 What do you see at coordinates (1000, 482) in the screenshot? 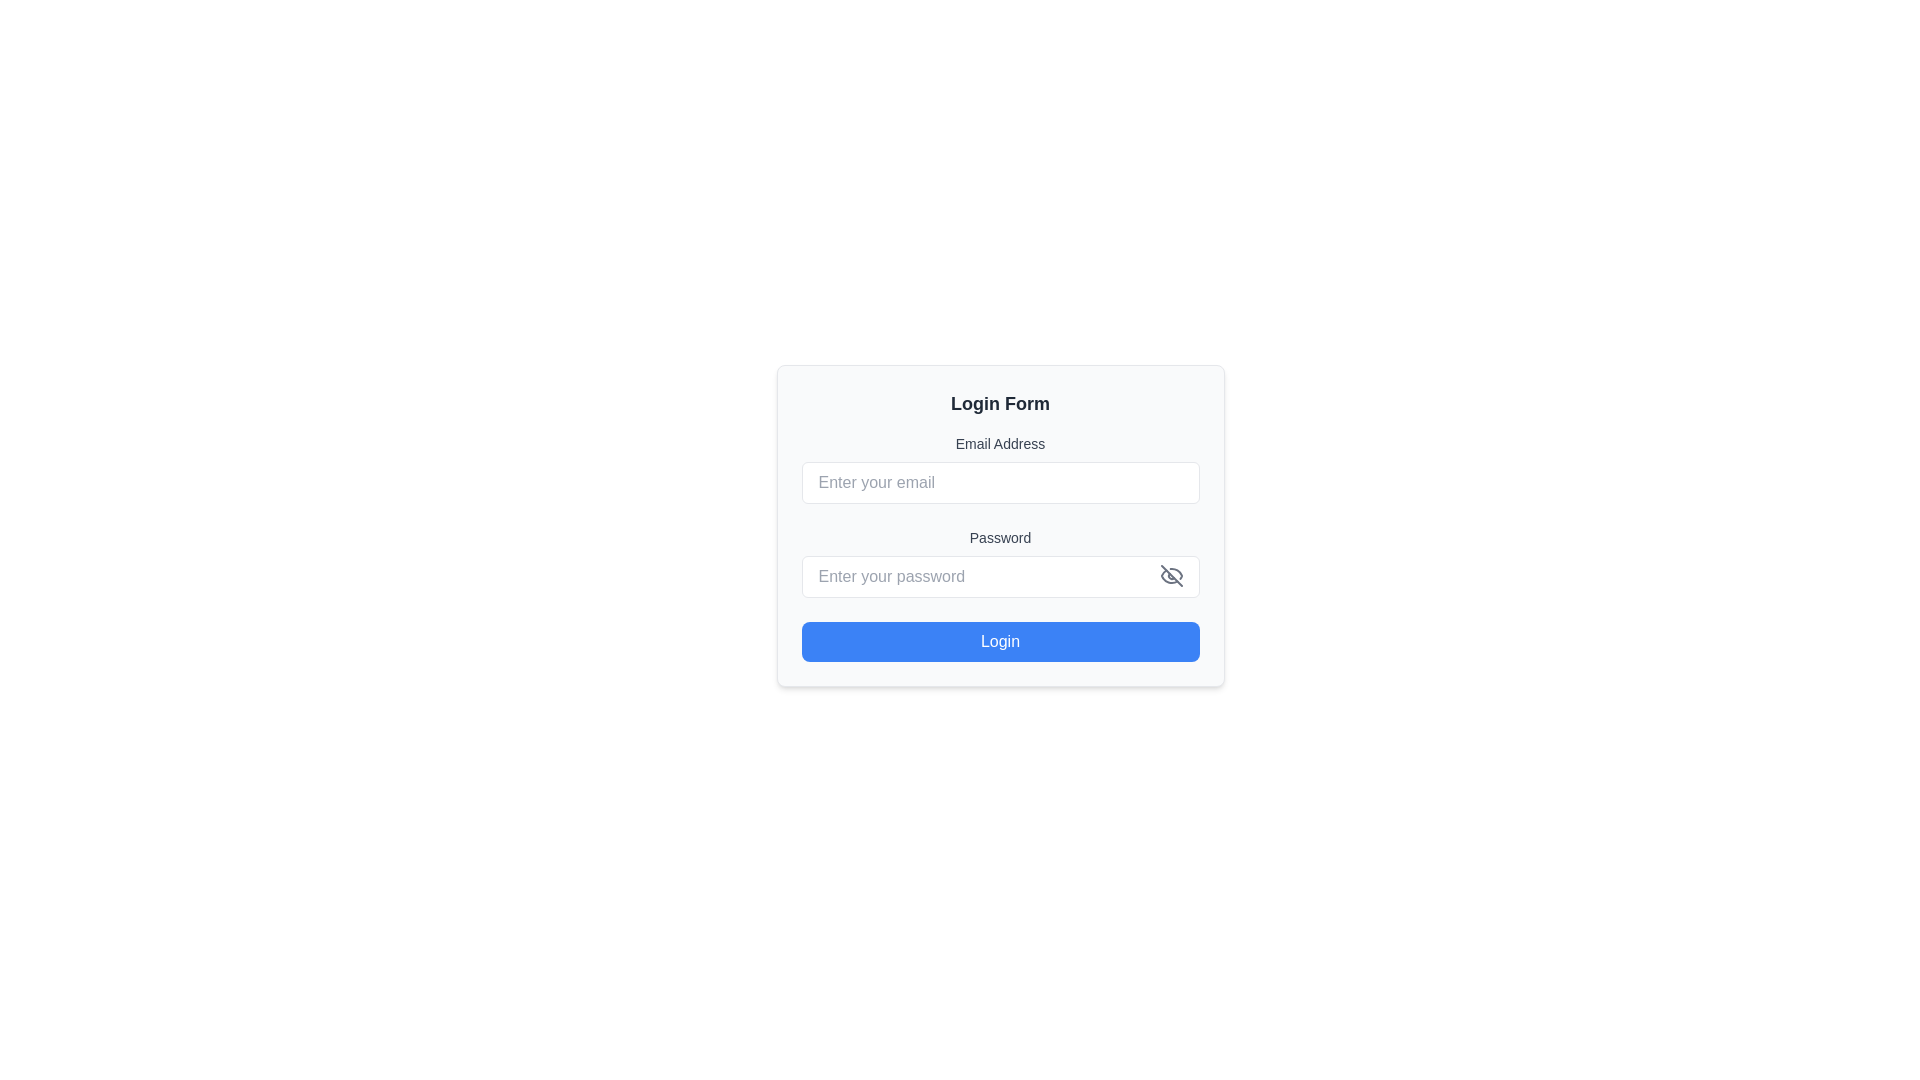
I see `the text input field labeled 'Email Address'` at bounding box center [1000, 482].